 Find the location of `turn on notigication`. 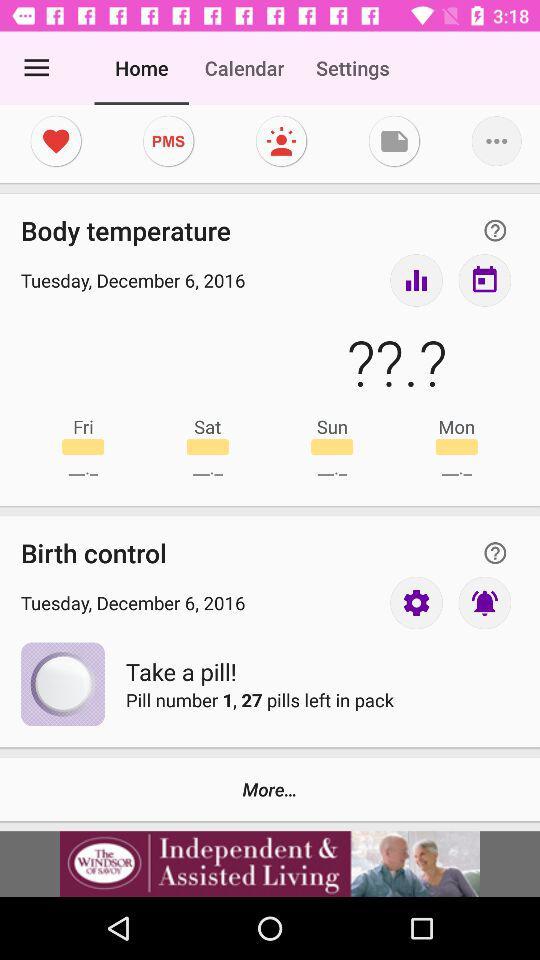

turn on notigication is located at coordinates (483, 601).